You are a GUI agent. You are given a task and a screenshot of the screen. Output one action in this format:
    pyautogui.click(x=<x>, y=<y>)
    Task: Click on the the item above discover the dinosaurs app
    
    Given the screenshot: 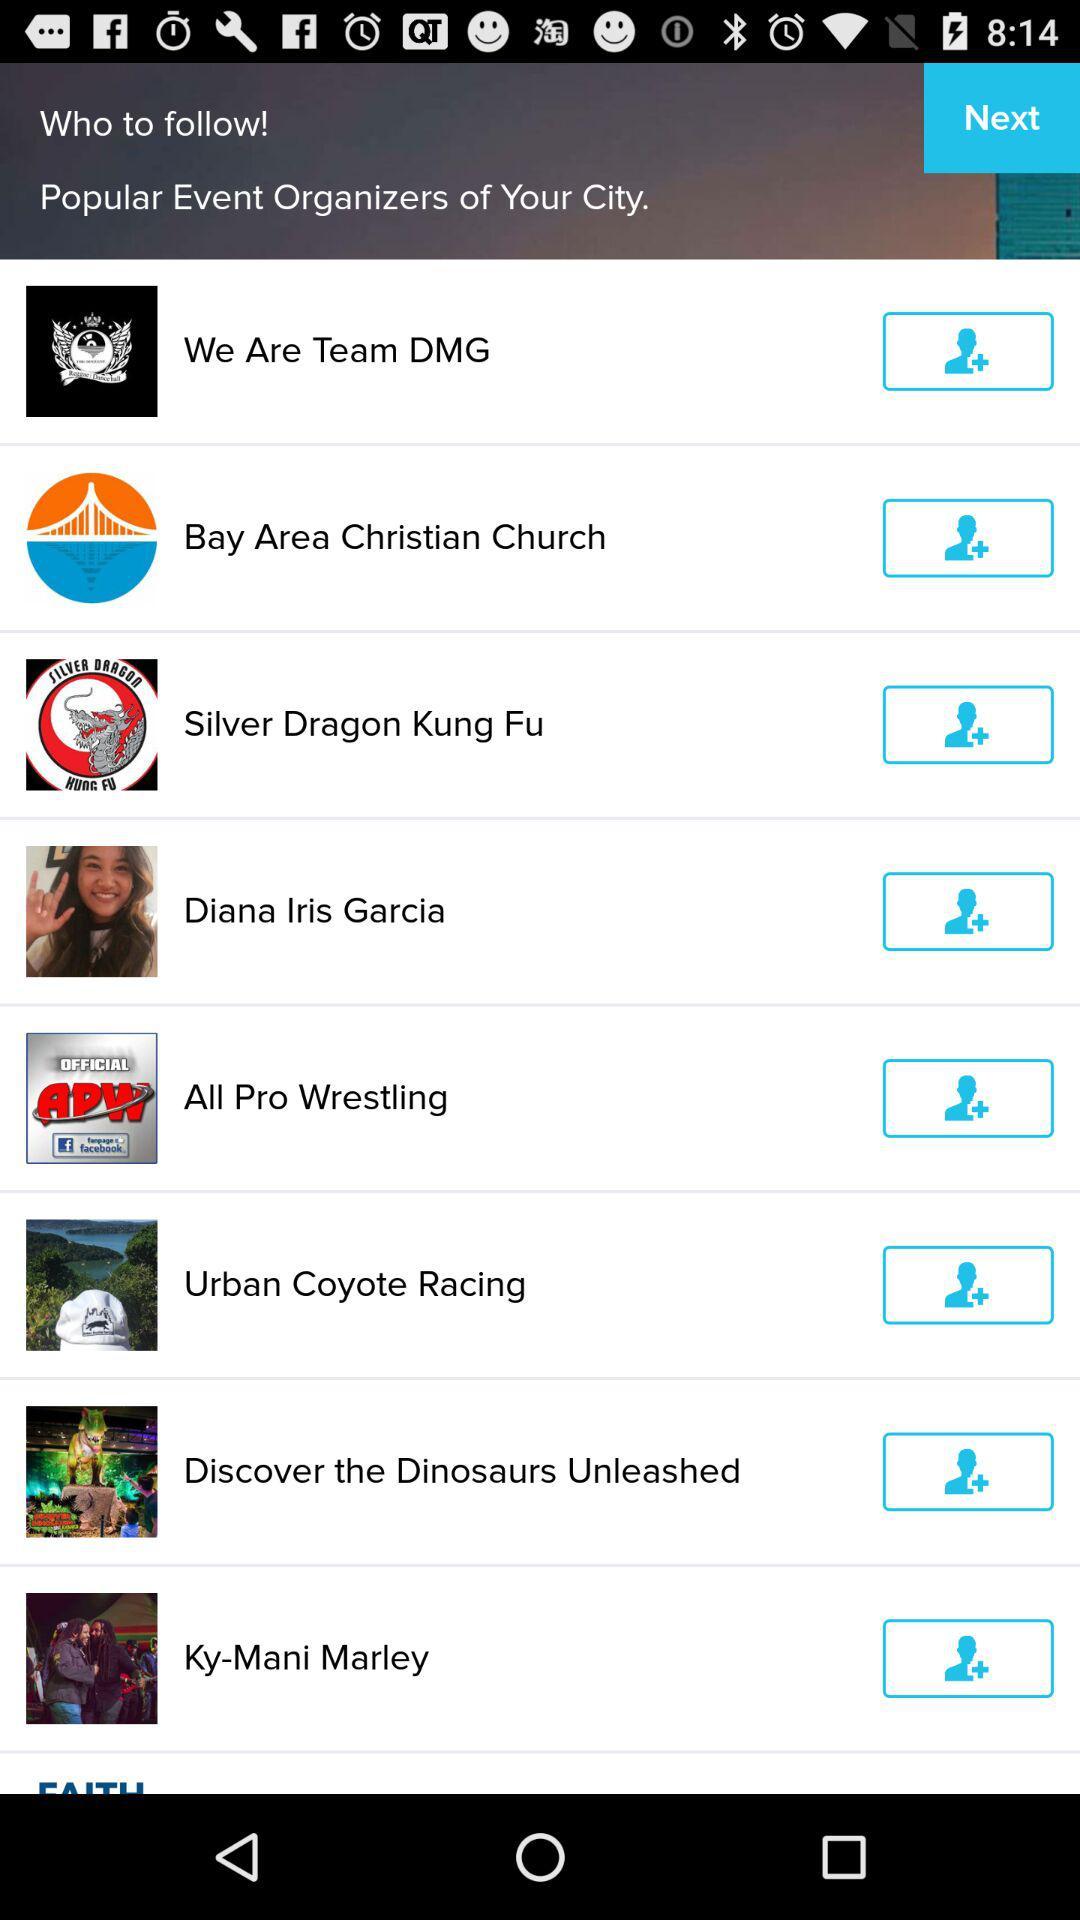 What is the action you would take?
    pyautogui.click(x=519, y=1284)
    